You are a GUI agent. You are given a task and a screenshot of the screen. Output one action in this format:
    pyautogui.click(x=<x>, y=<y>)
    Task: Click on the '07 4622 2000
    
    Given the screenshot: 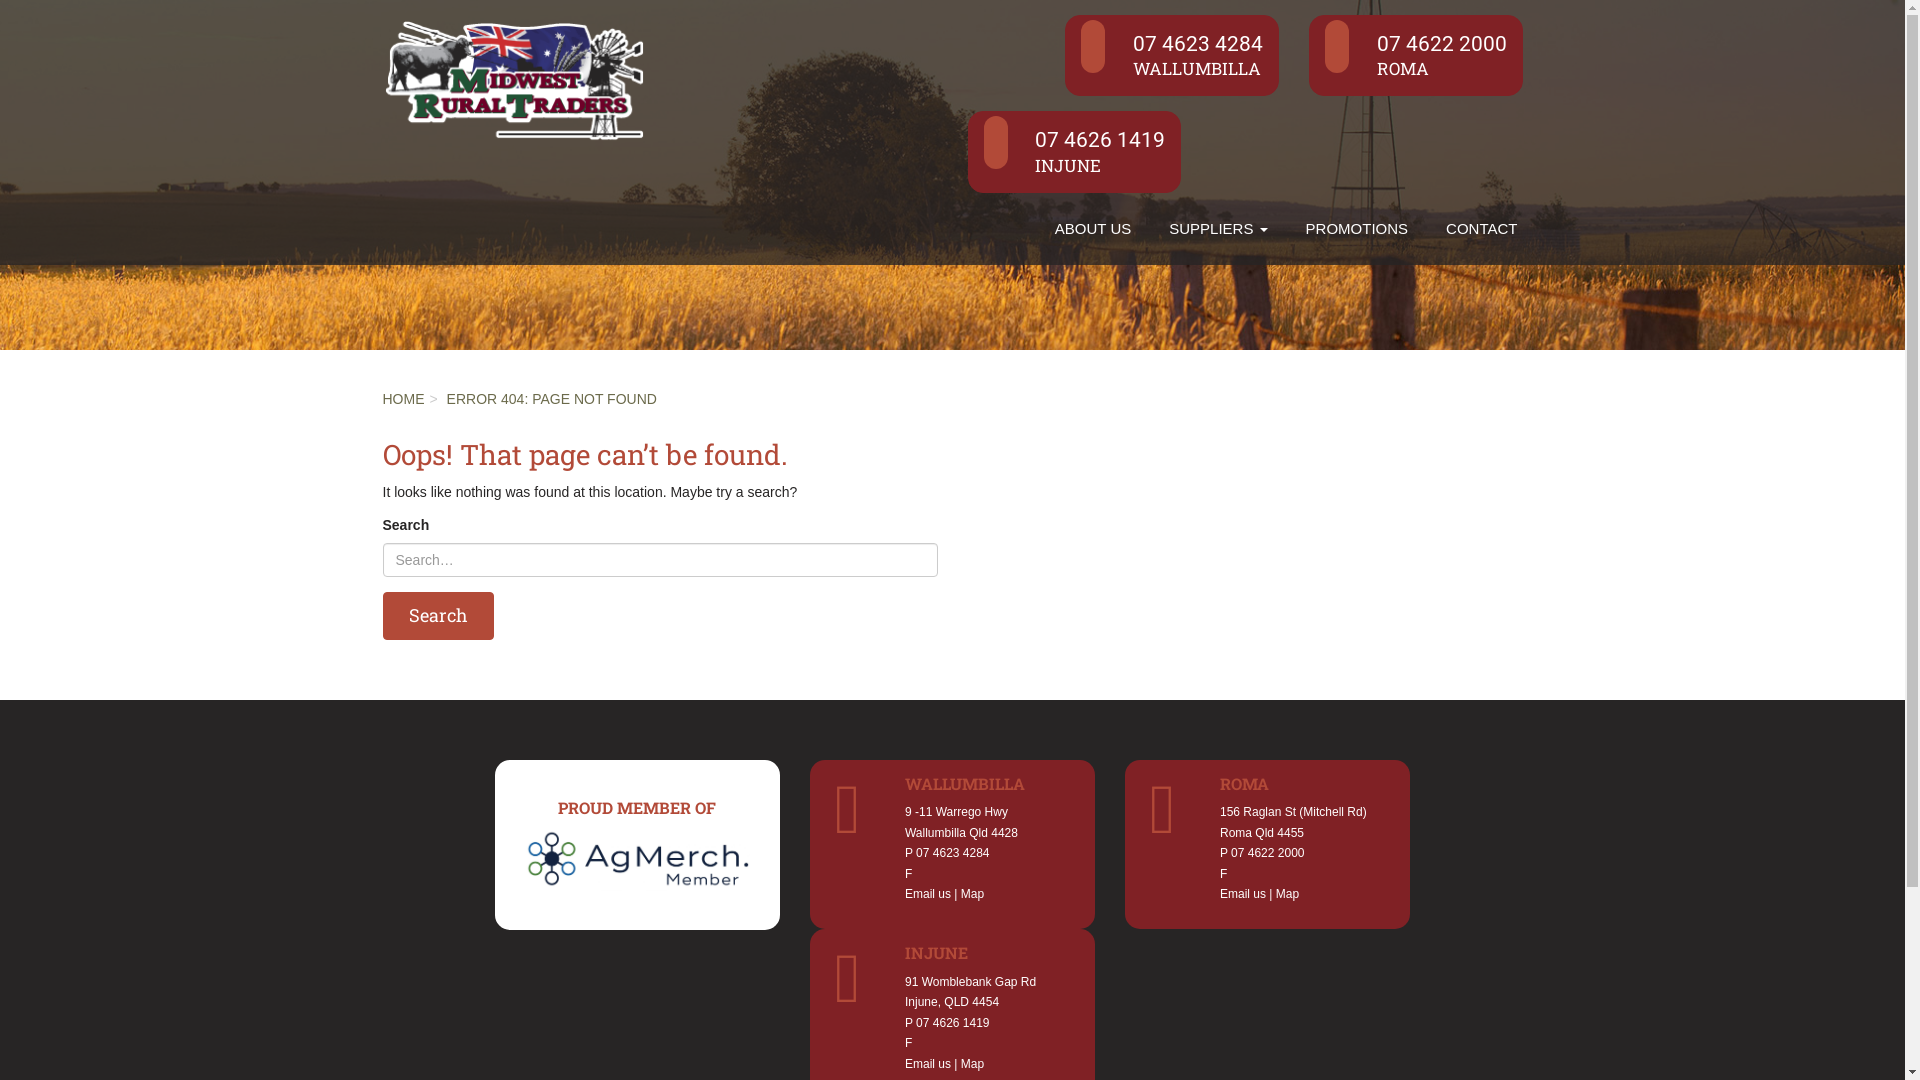 What is the action you would take?
    pyautogui.click(x=1415, y=54)
    